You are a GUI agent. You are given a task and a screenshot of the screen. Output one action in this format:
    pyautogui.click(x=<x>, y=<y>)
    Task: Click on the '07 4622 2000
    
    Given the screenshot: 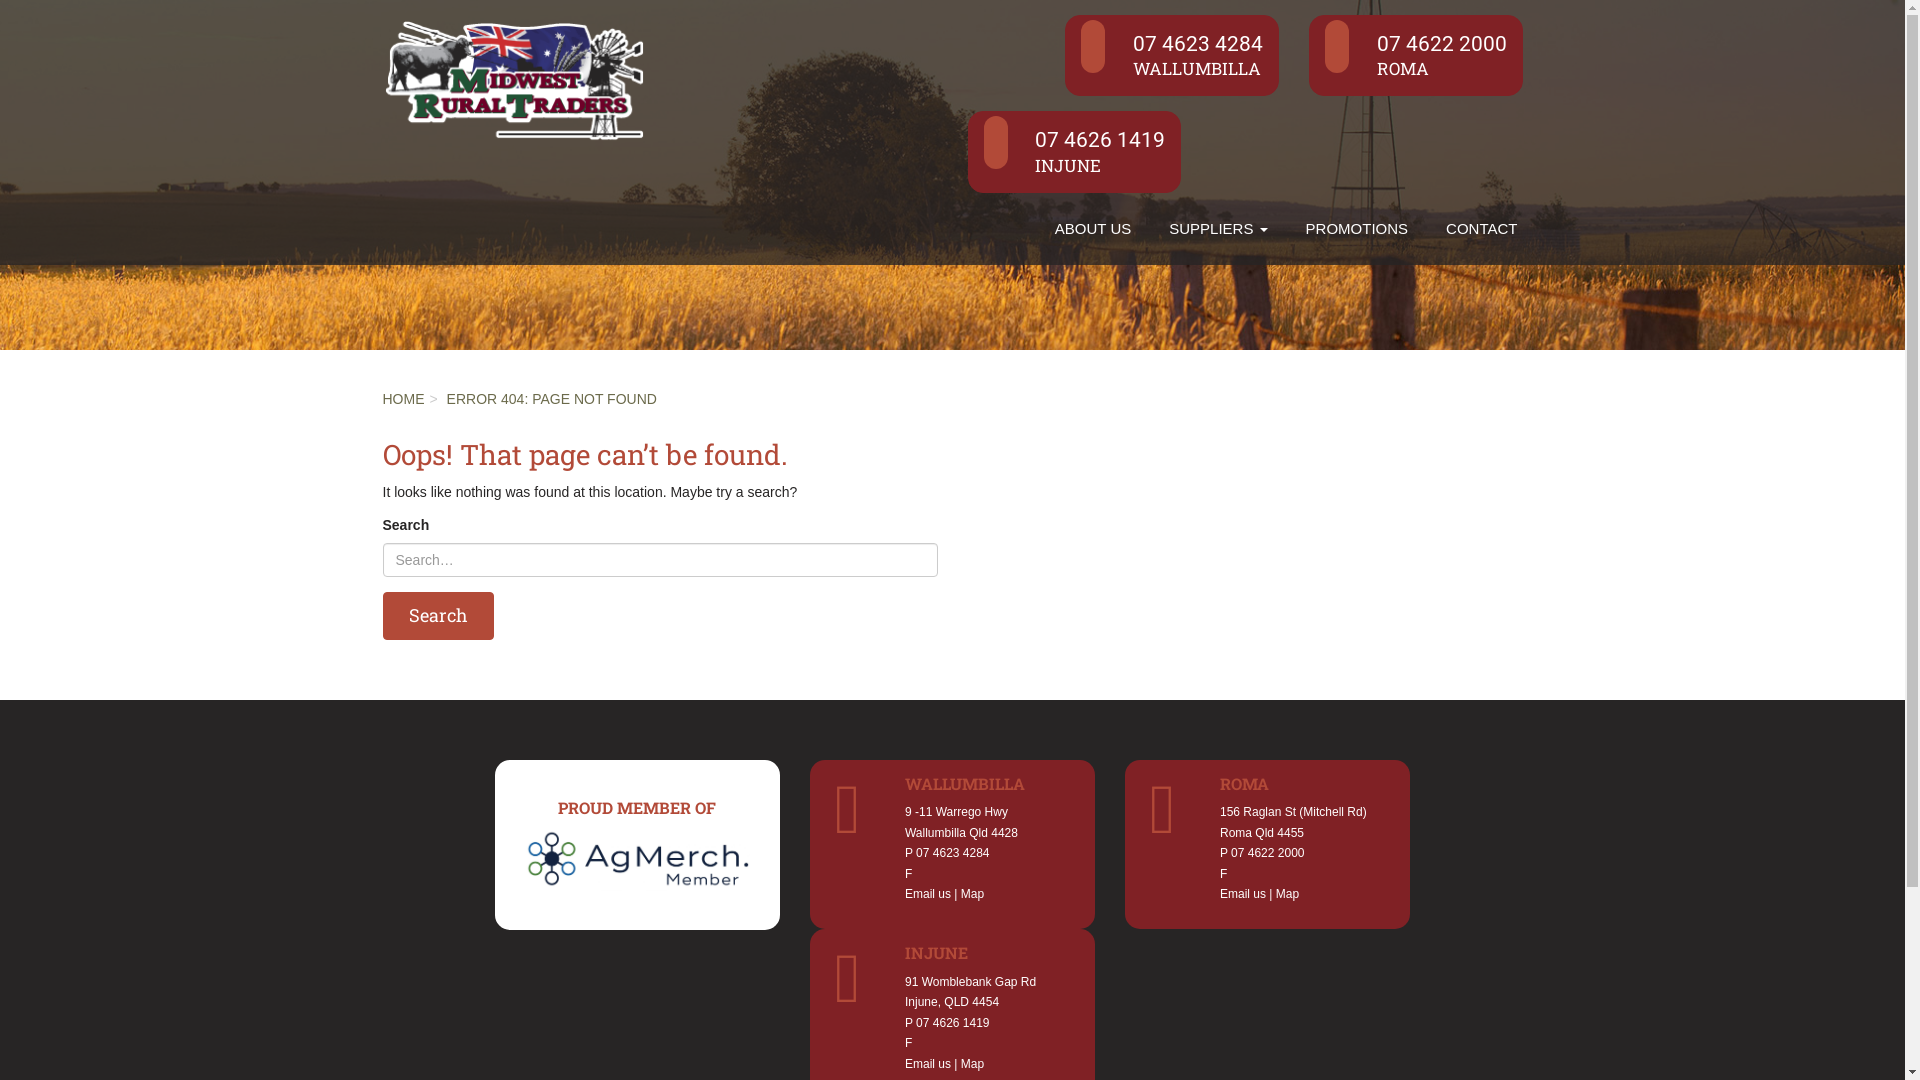 What is the action you would take?
    pyautogui.click(x=1415, y=54)
    